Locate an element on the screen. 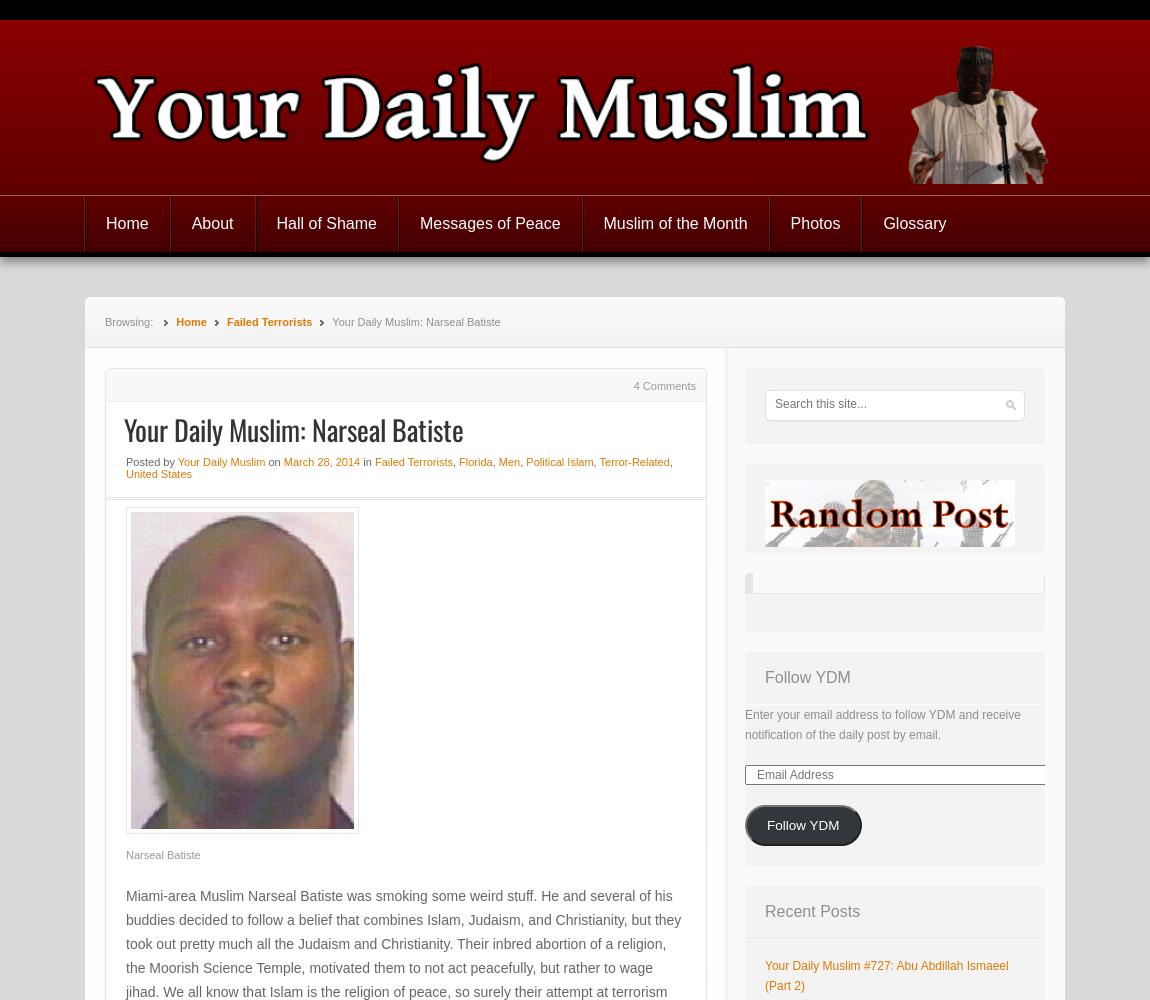 This screenshot has height=1000, width=1150. 'United States' is located at coordinates (125, 473).